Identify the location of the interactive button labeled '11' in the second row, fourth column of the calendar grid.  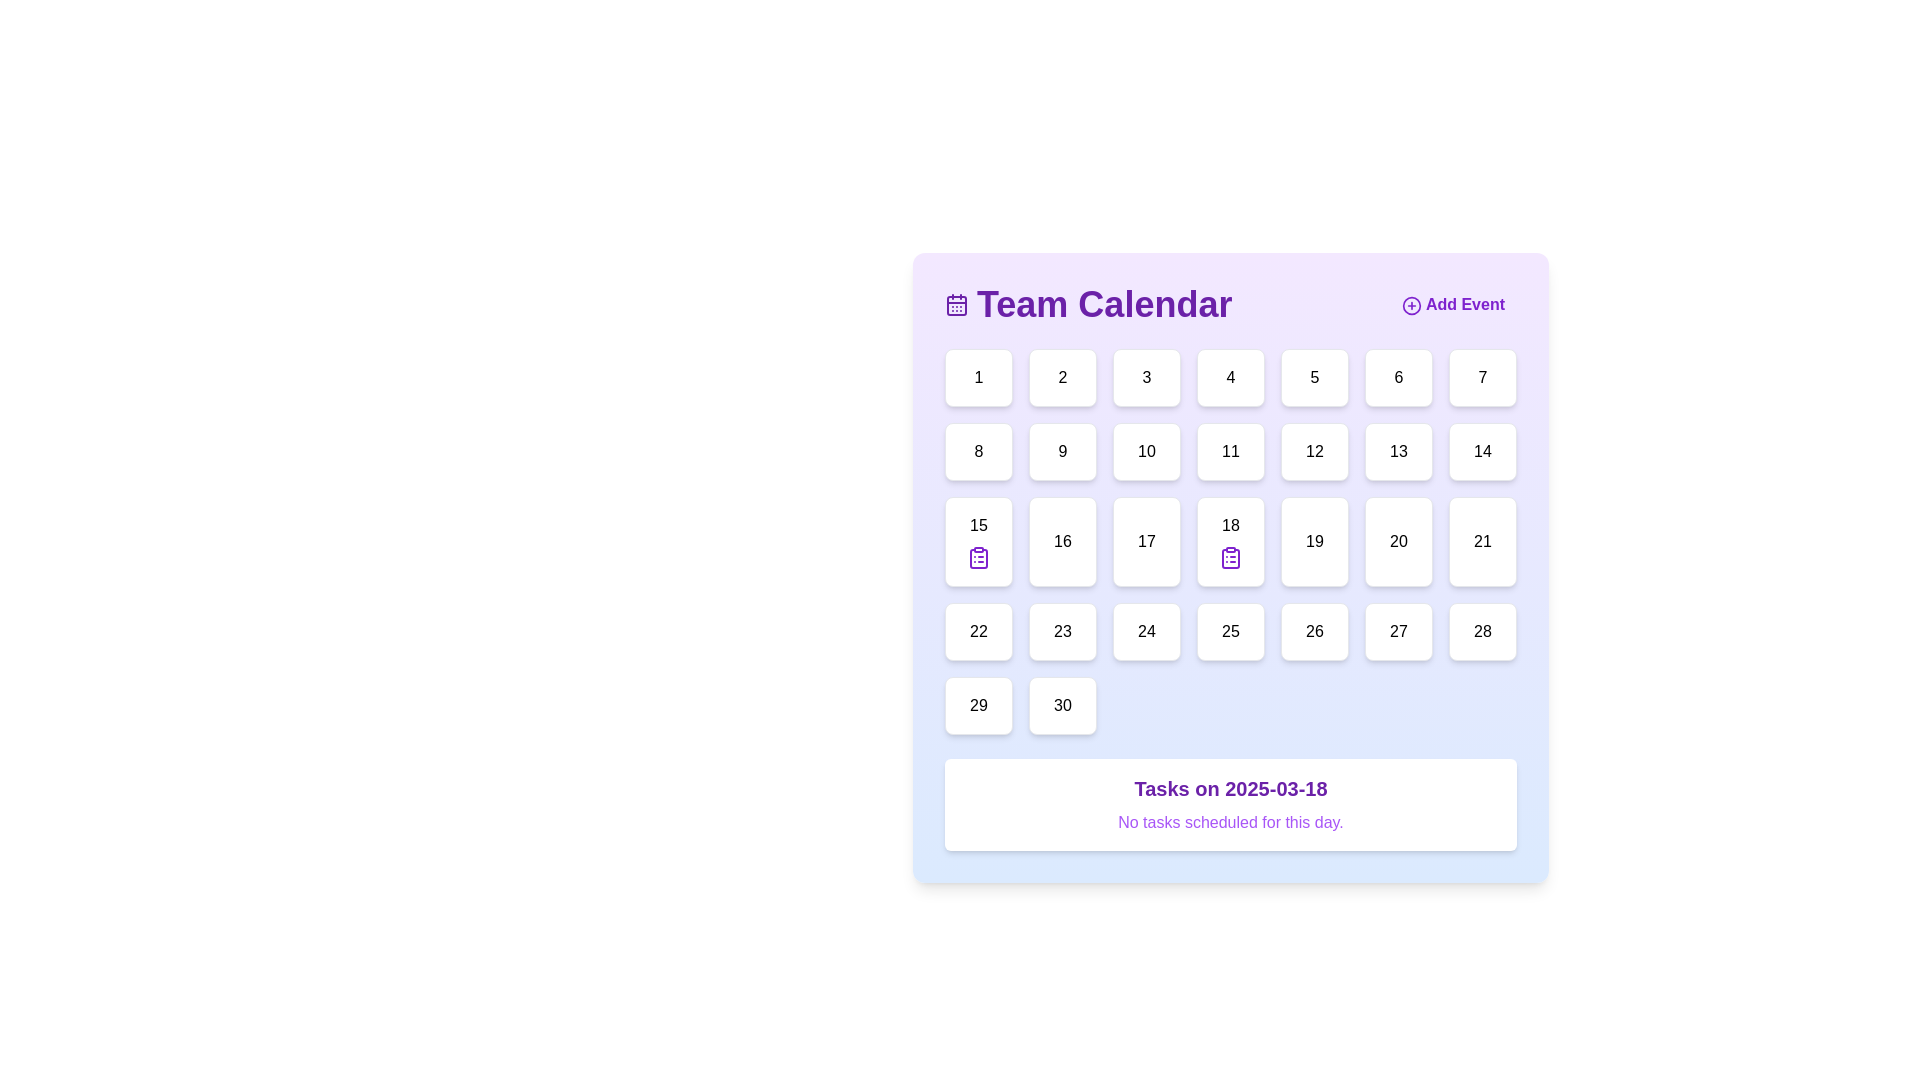
(1229, 451).